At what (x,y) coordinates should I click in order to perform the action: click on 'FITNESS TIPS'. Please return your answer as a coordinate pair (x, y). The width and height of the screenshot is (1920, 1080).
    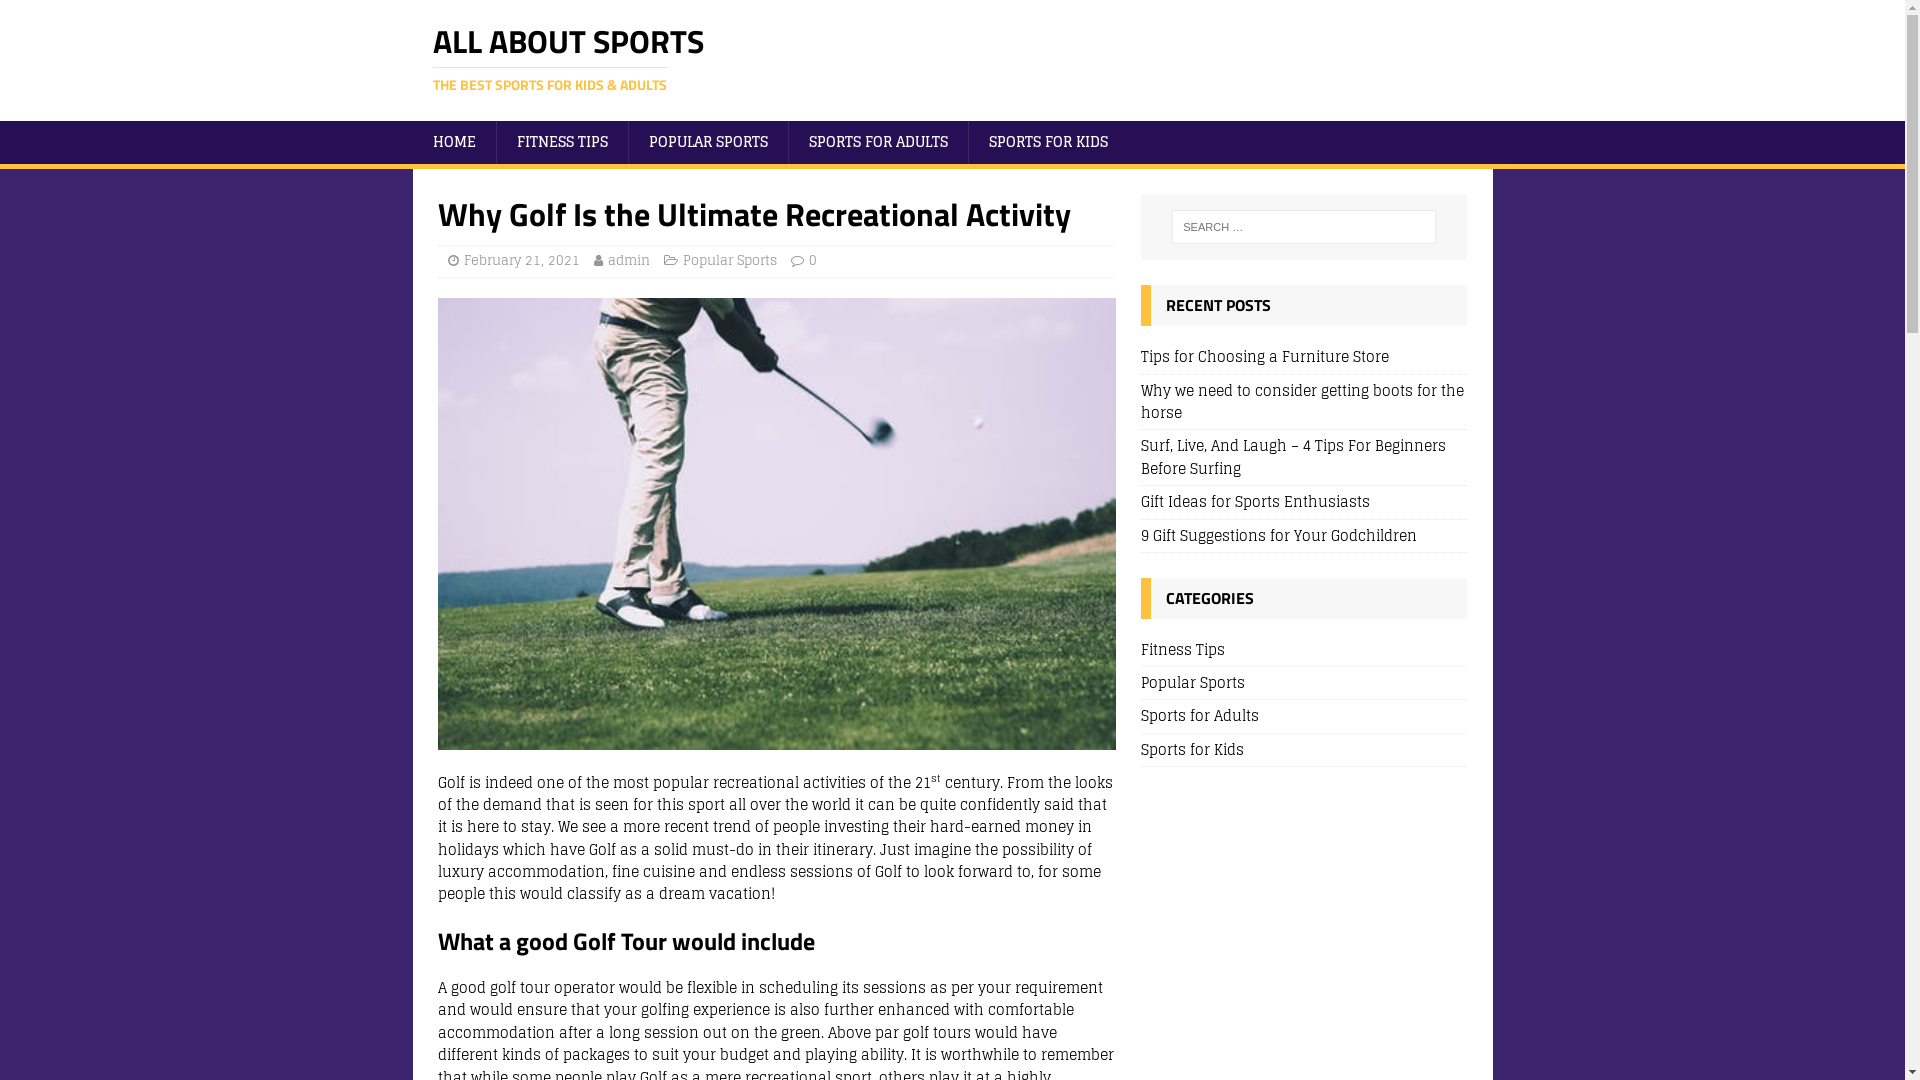
    Looking at the image, I should click on (560, 141).